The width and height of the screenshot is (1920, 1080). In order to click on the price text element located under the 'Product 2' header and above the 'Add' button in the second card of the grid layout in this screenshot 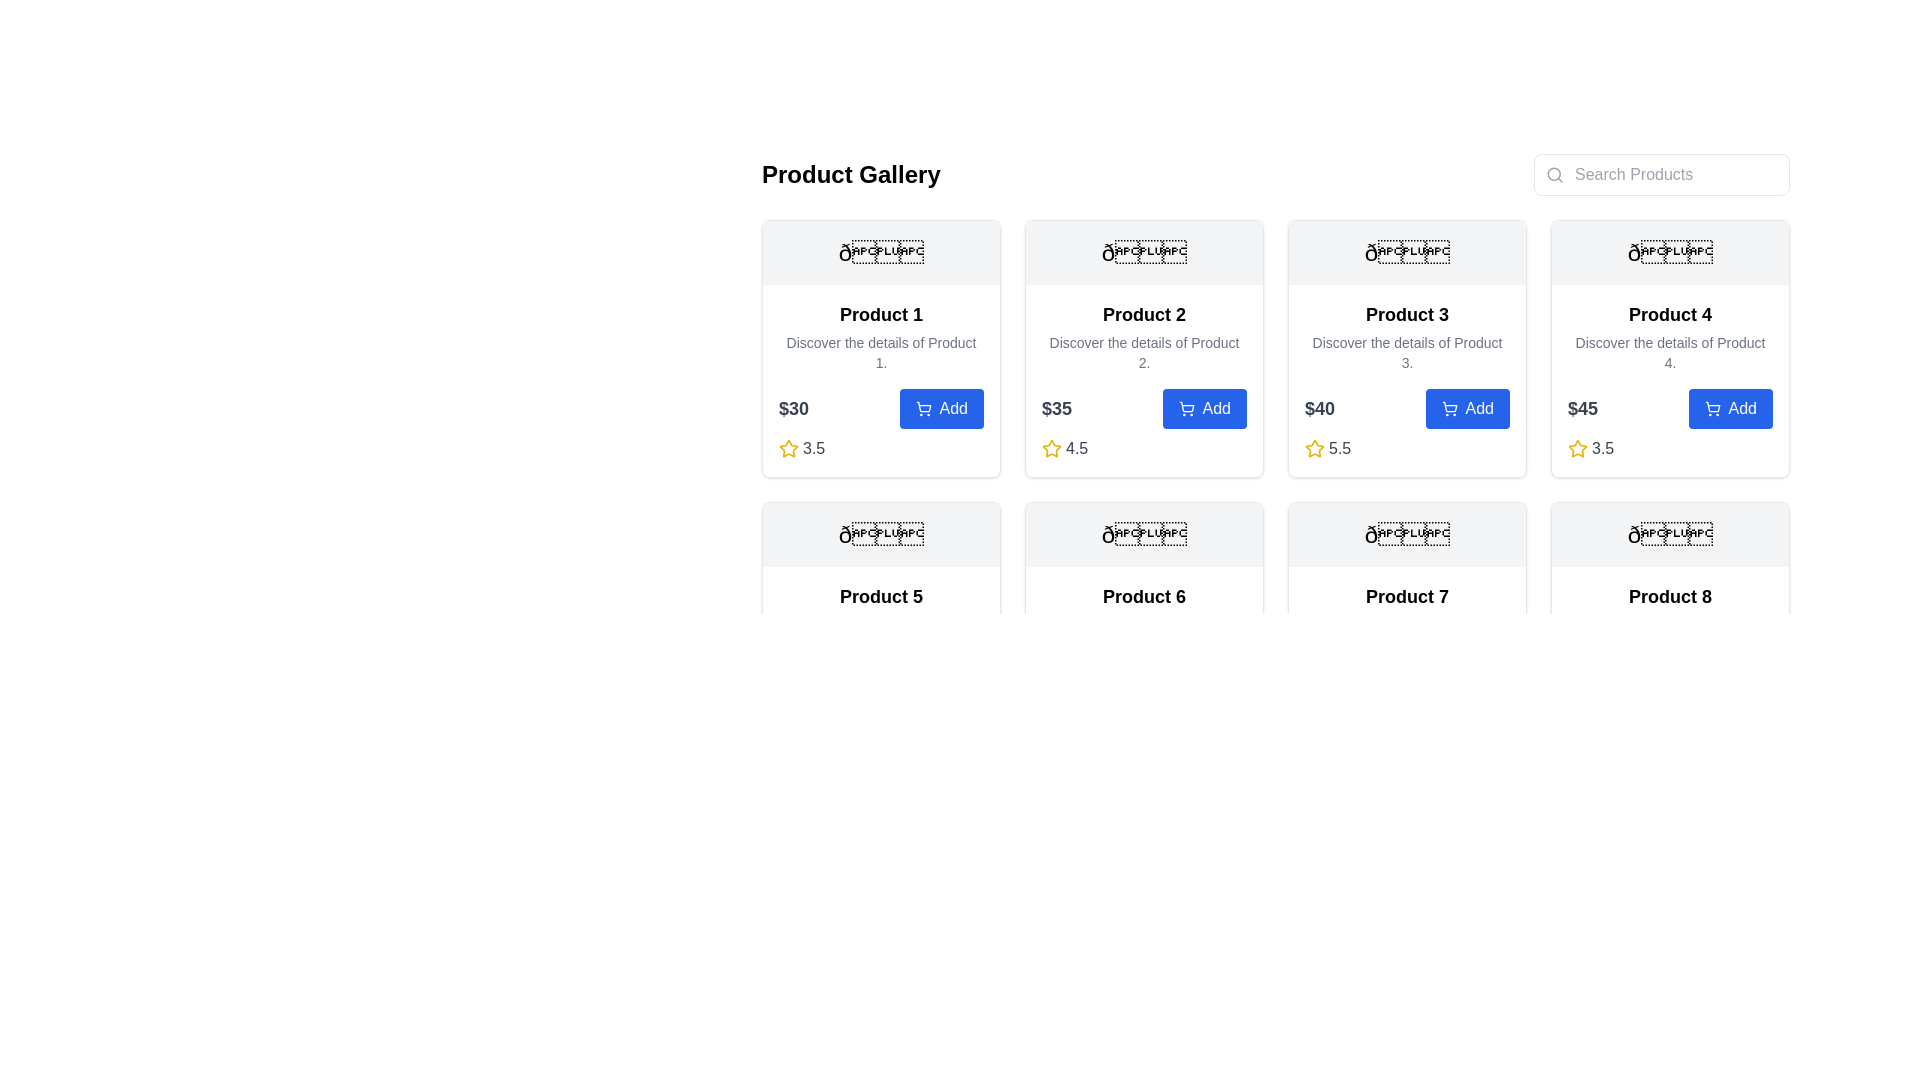, I will do `click(1055, 407)`.